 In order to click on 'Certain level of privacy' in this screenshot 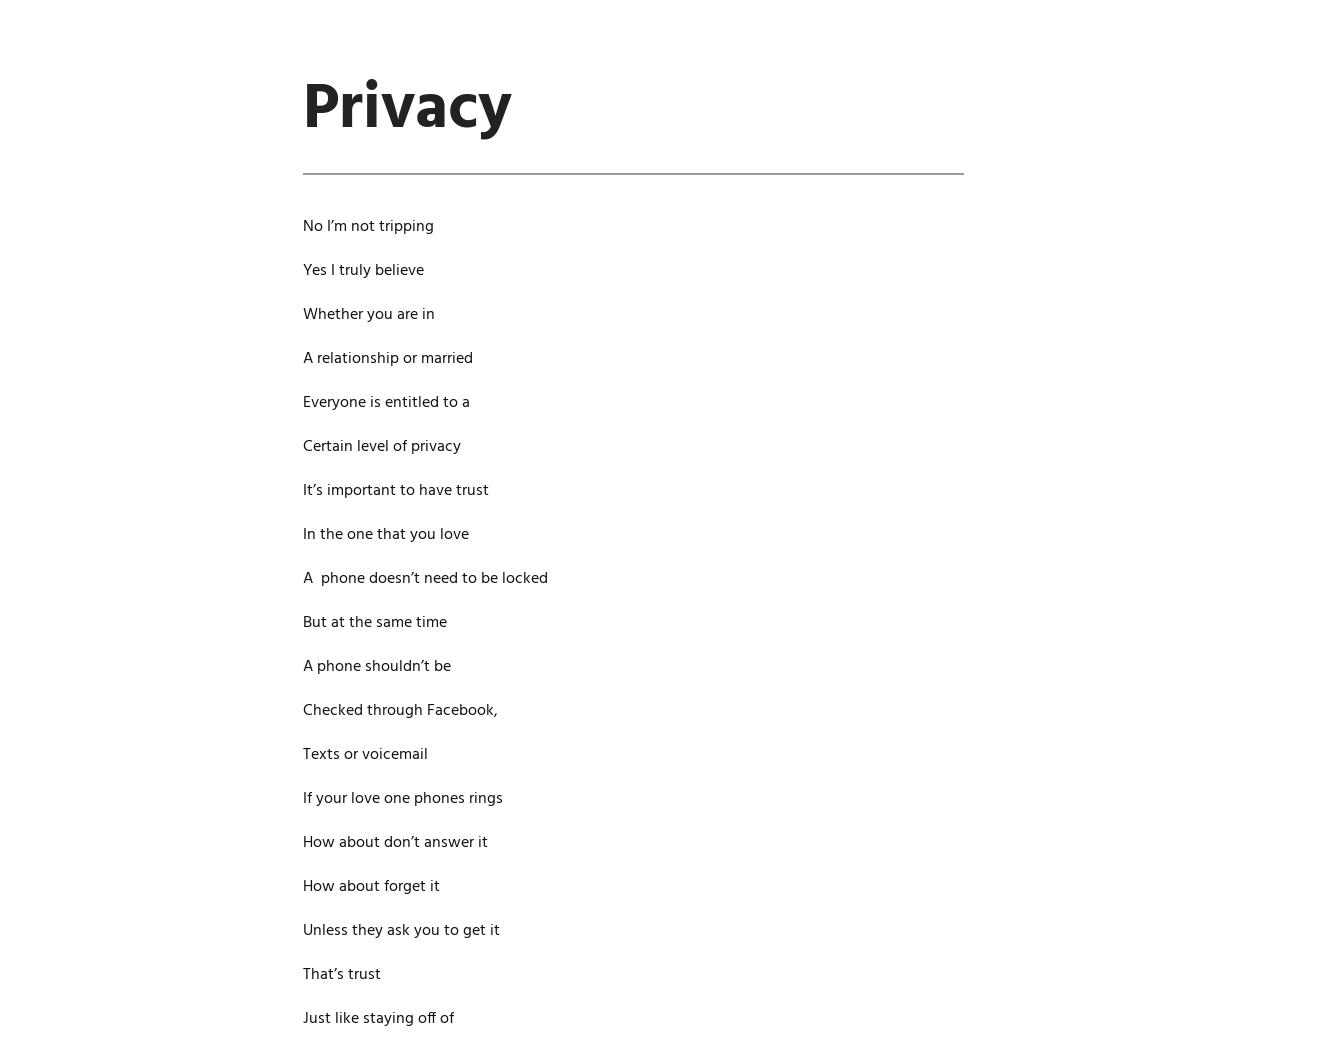, I will do `click(380, 445)`.